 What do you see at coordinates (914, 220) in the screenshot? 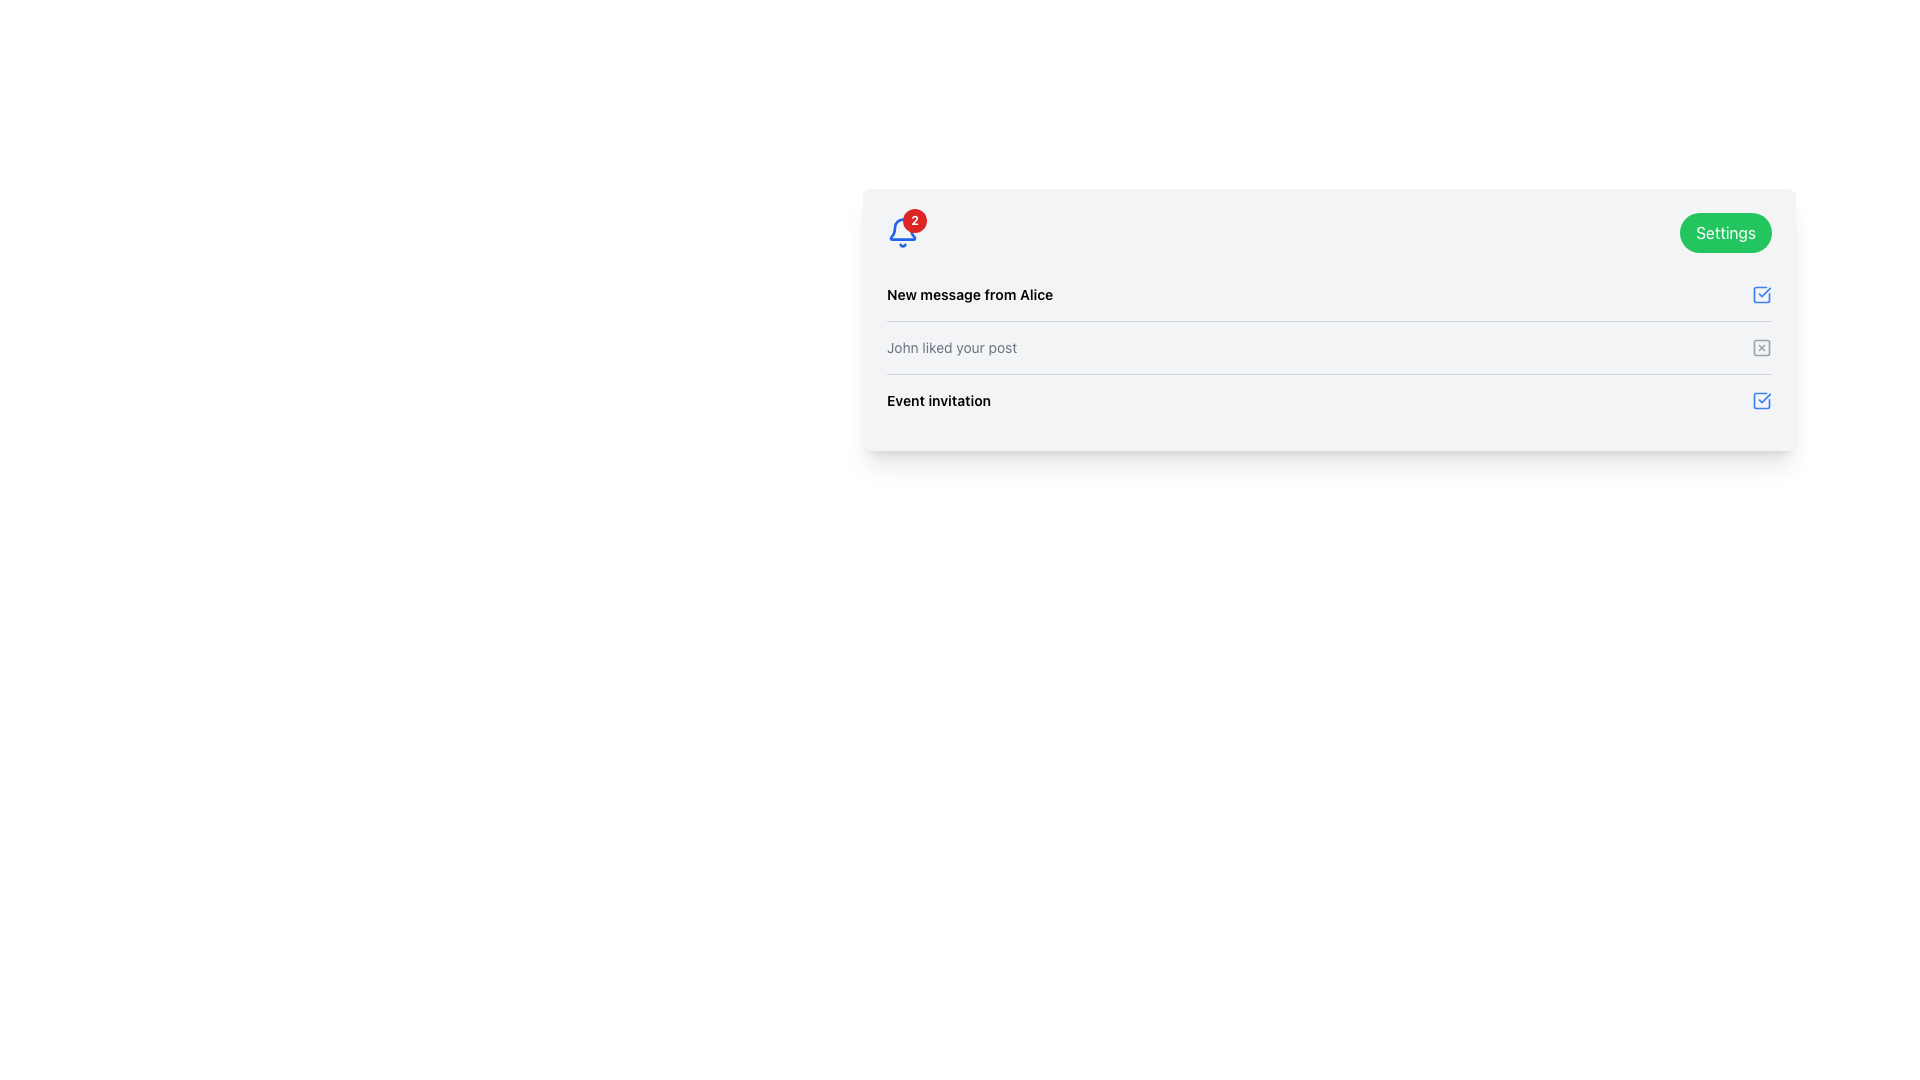
I see `the circular badge with a red background and white text displaying the number '2', which is positioned at the top-right corner of the blue notification bell icon` at bounding box center [914, 220].